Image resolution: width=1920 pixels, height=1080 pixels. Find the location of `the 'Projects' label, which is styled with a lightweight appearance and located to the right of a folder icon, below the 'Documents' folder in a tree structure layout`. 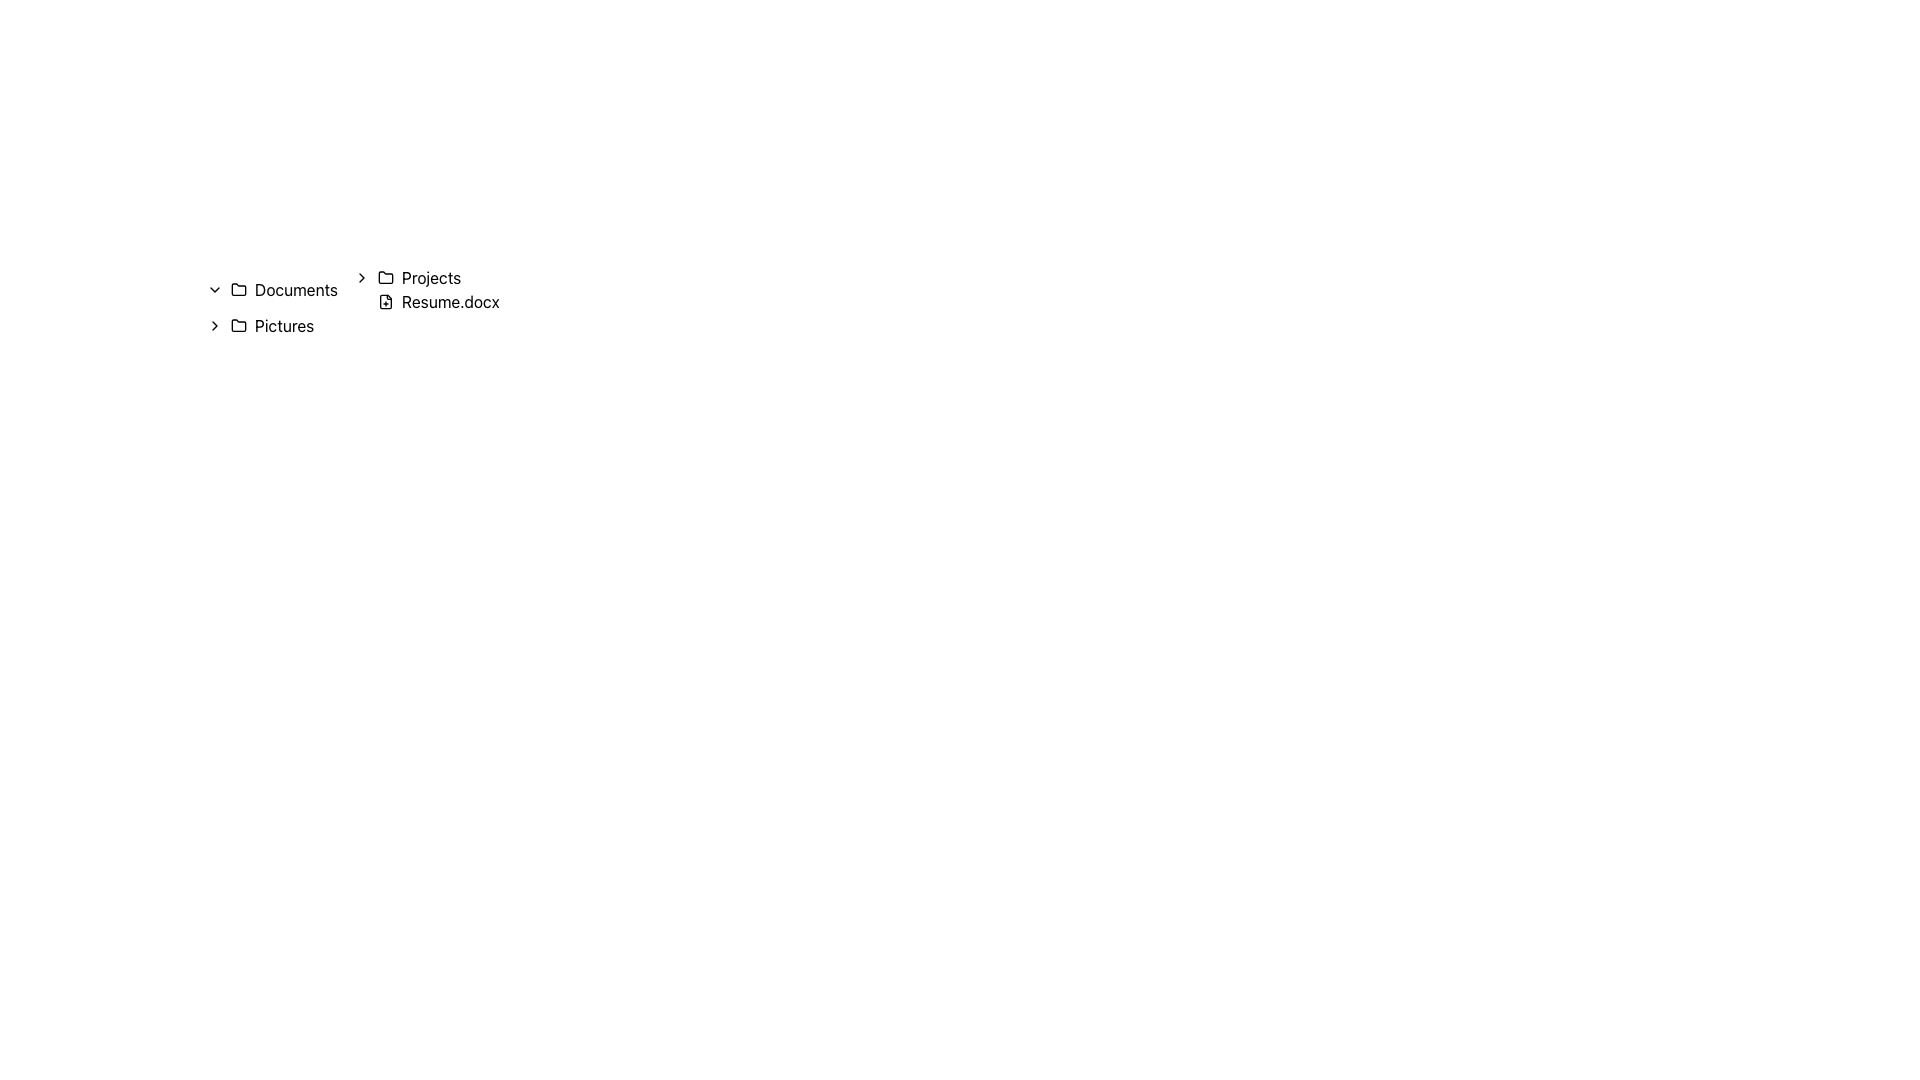

the 'Projects' label, which is styled with a lightweight appearance and located to the right of a folder icon, below the 'Documents' folder in a tree structure layout is located at coordinates (417, 277).